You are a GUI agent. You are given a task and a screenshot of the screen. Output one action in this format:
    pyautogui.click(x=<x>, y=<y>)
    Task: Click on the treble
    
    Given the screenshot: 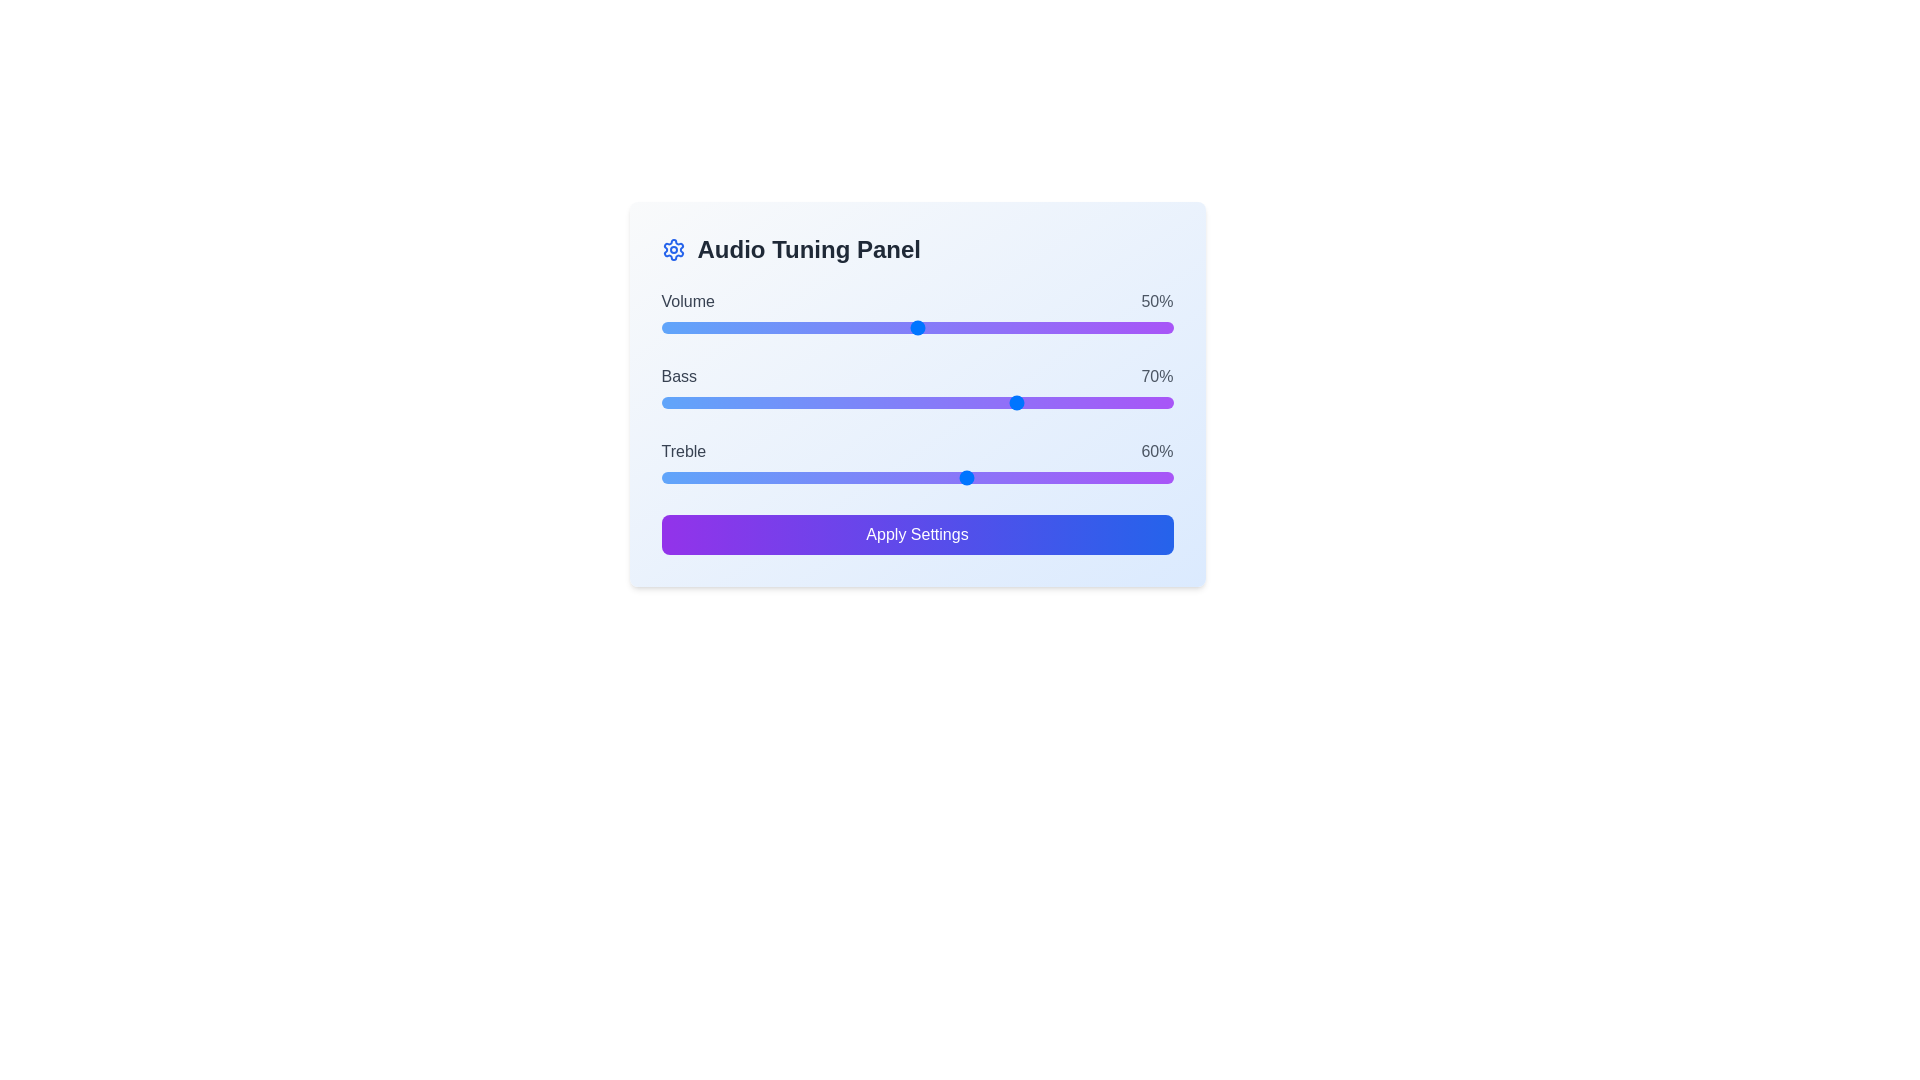 What is the action you would take?
    pyautogui.click(x=825, y=478)
    